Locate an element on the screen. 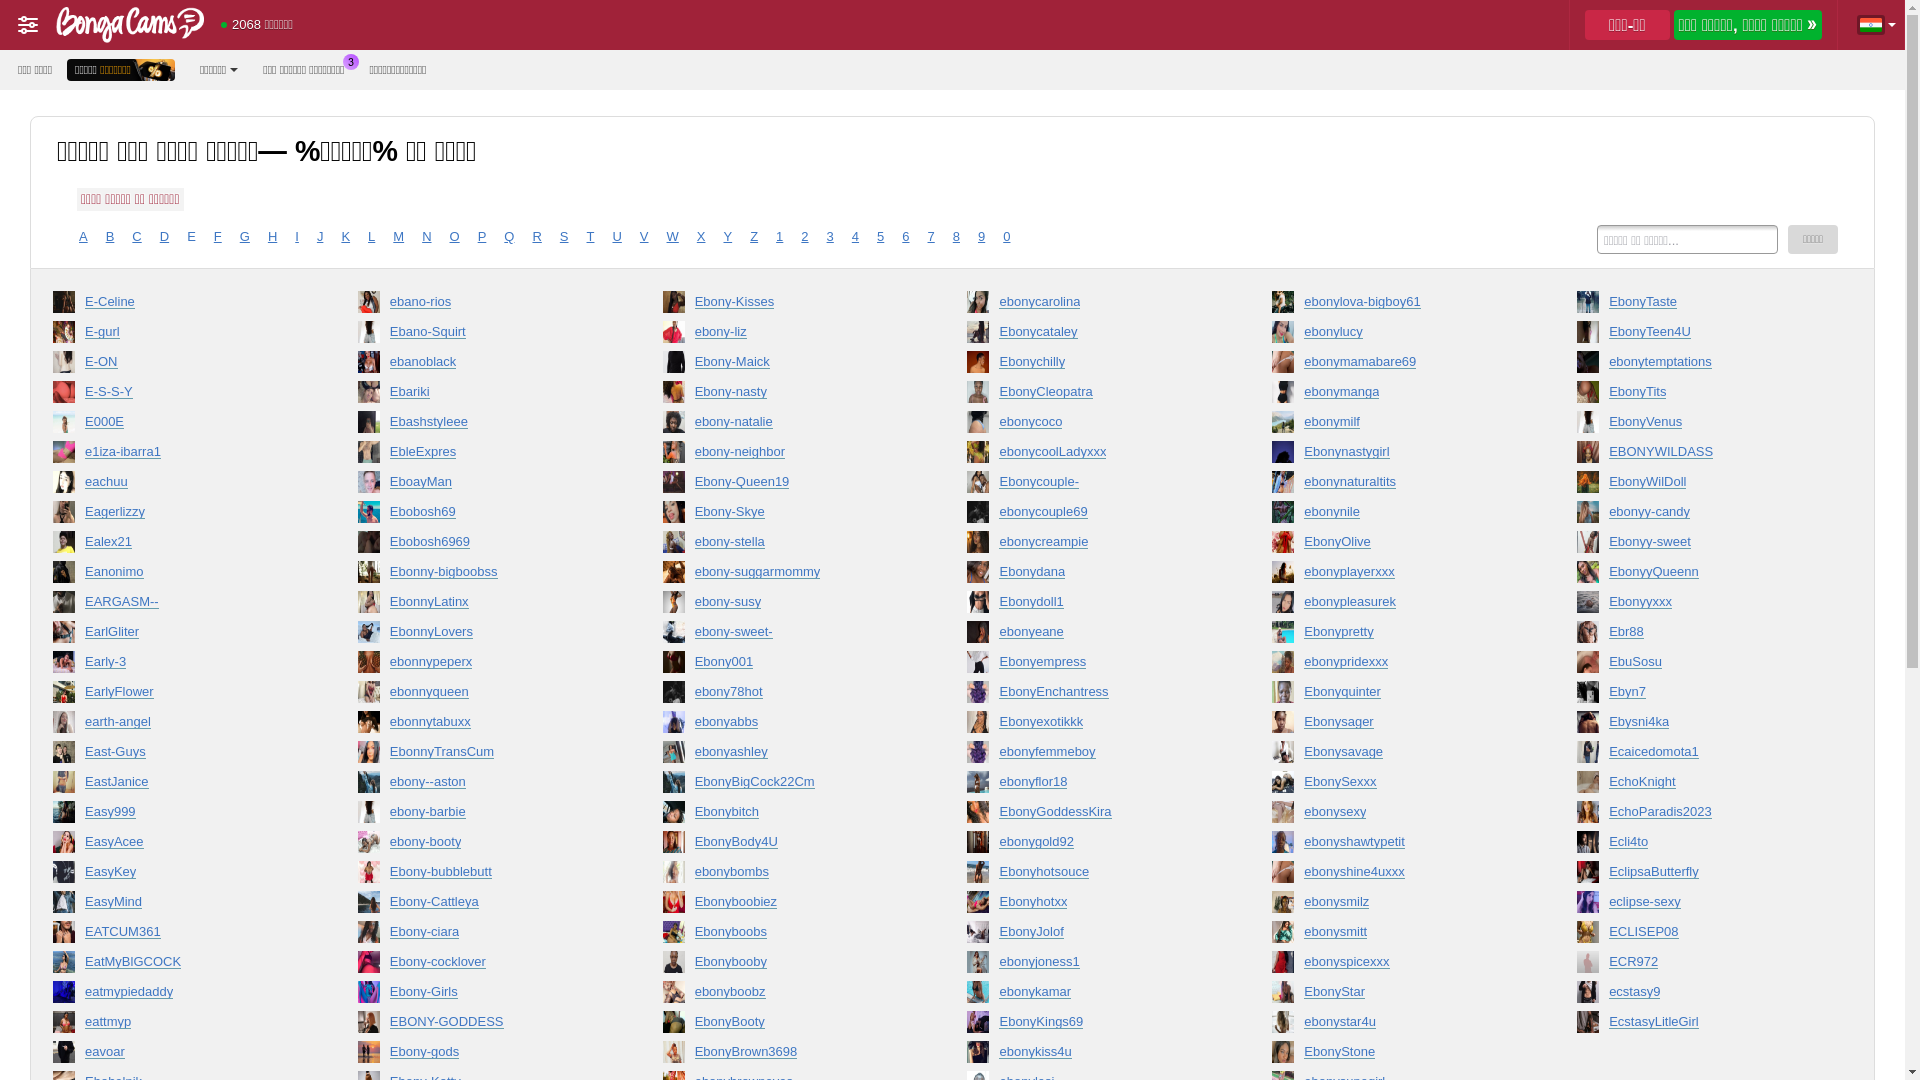  'O' is located at coordinates (454, 235).